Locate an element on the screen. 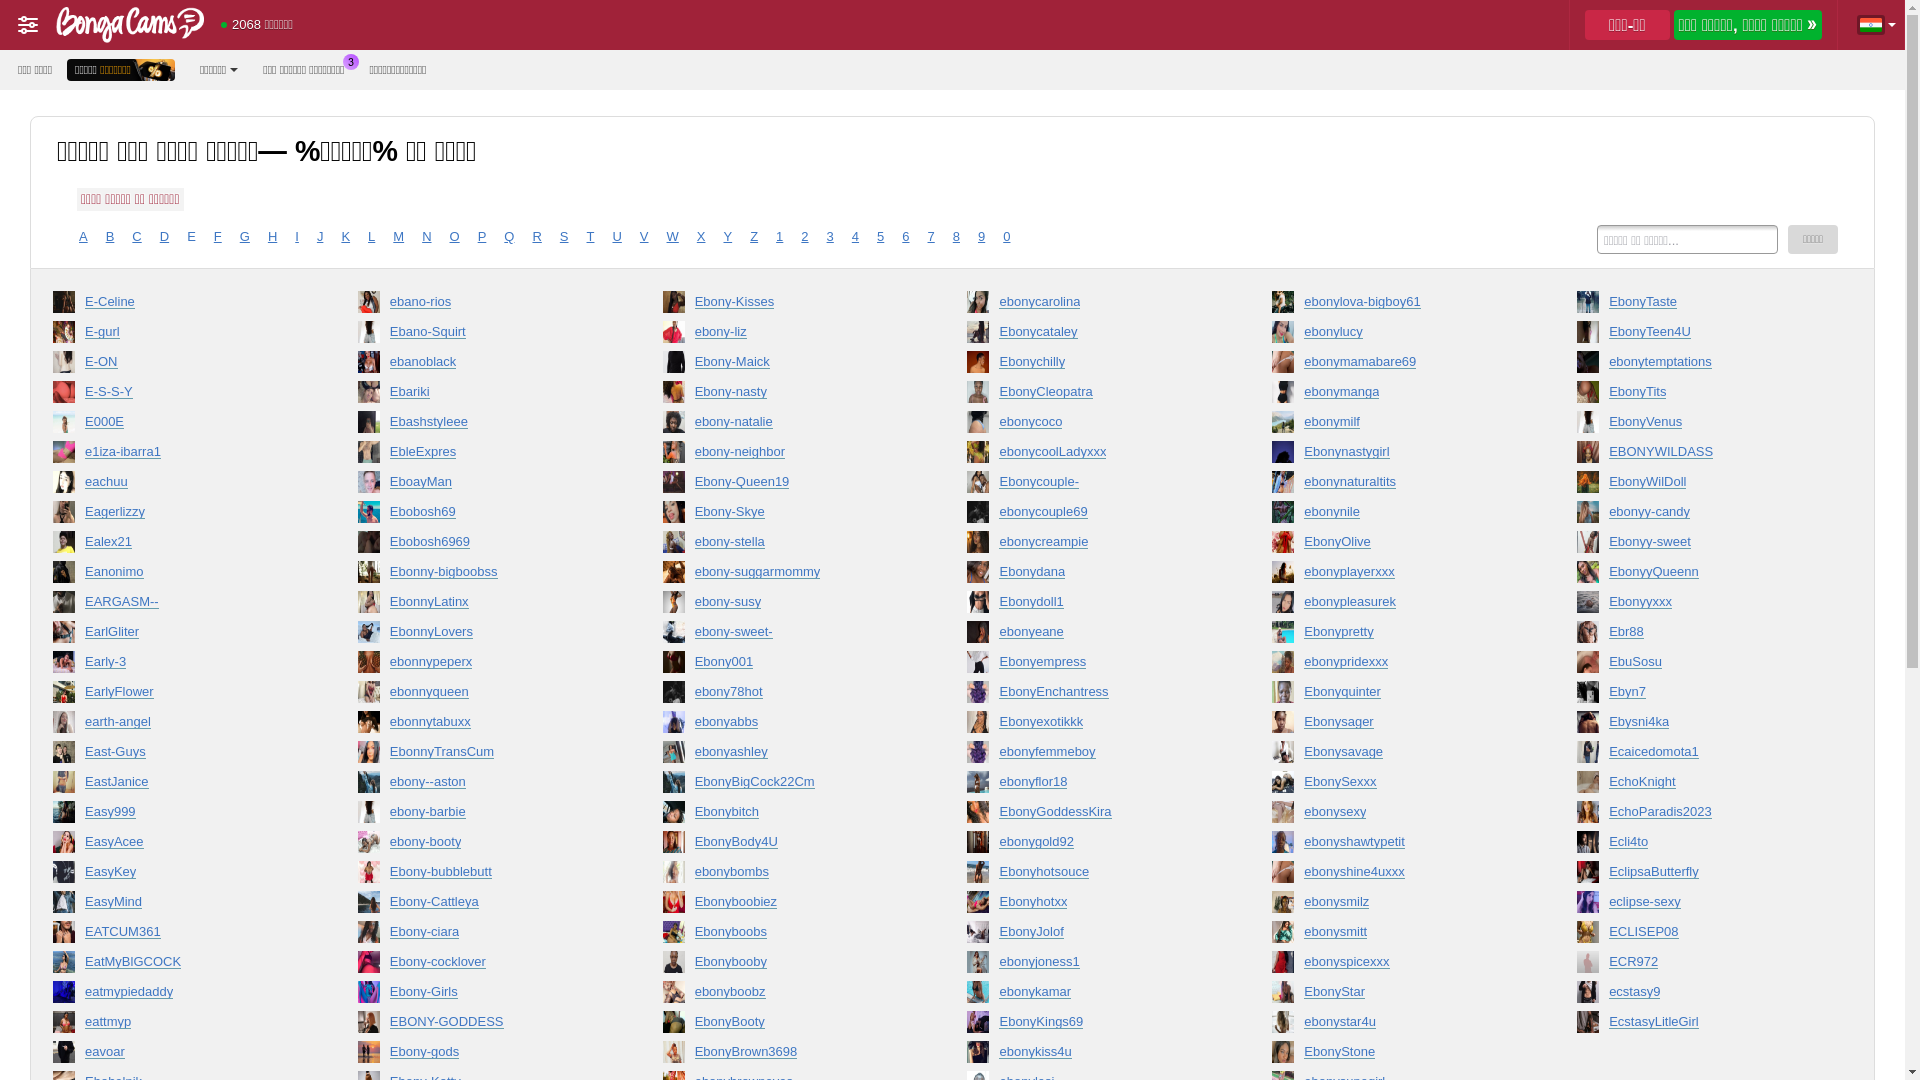  'O' is located at coordinates (454, 235).